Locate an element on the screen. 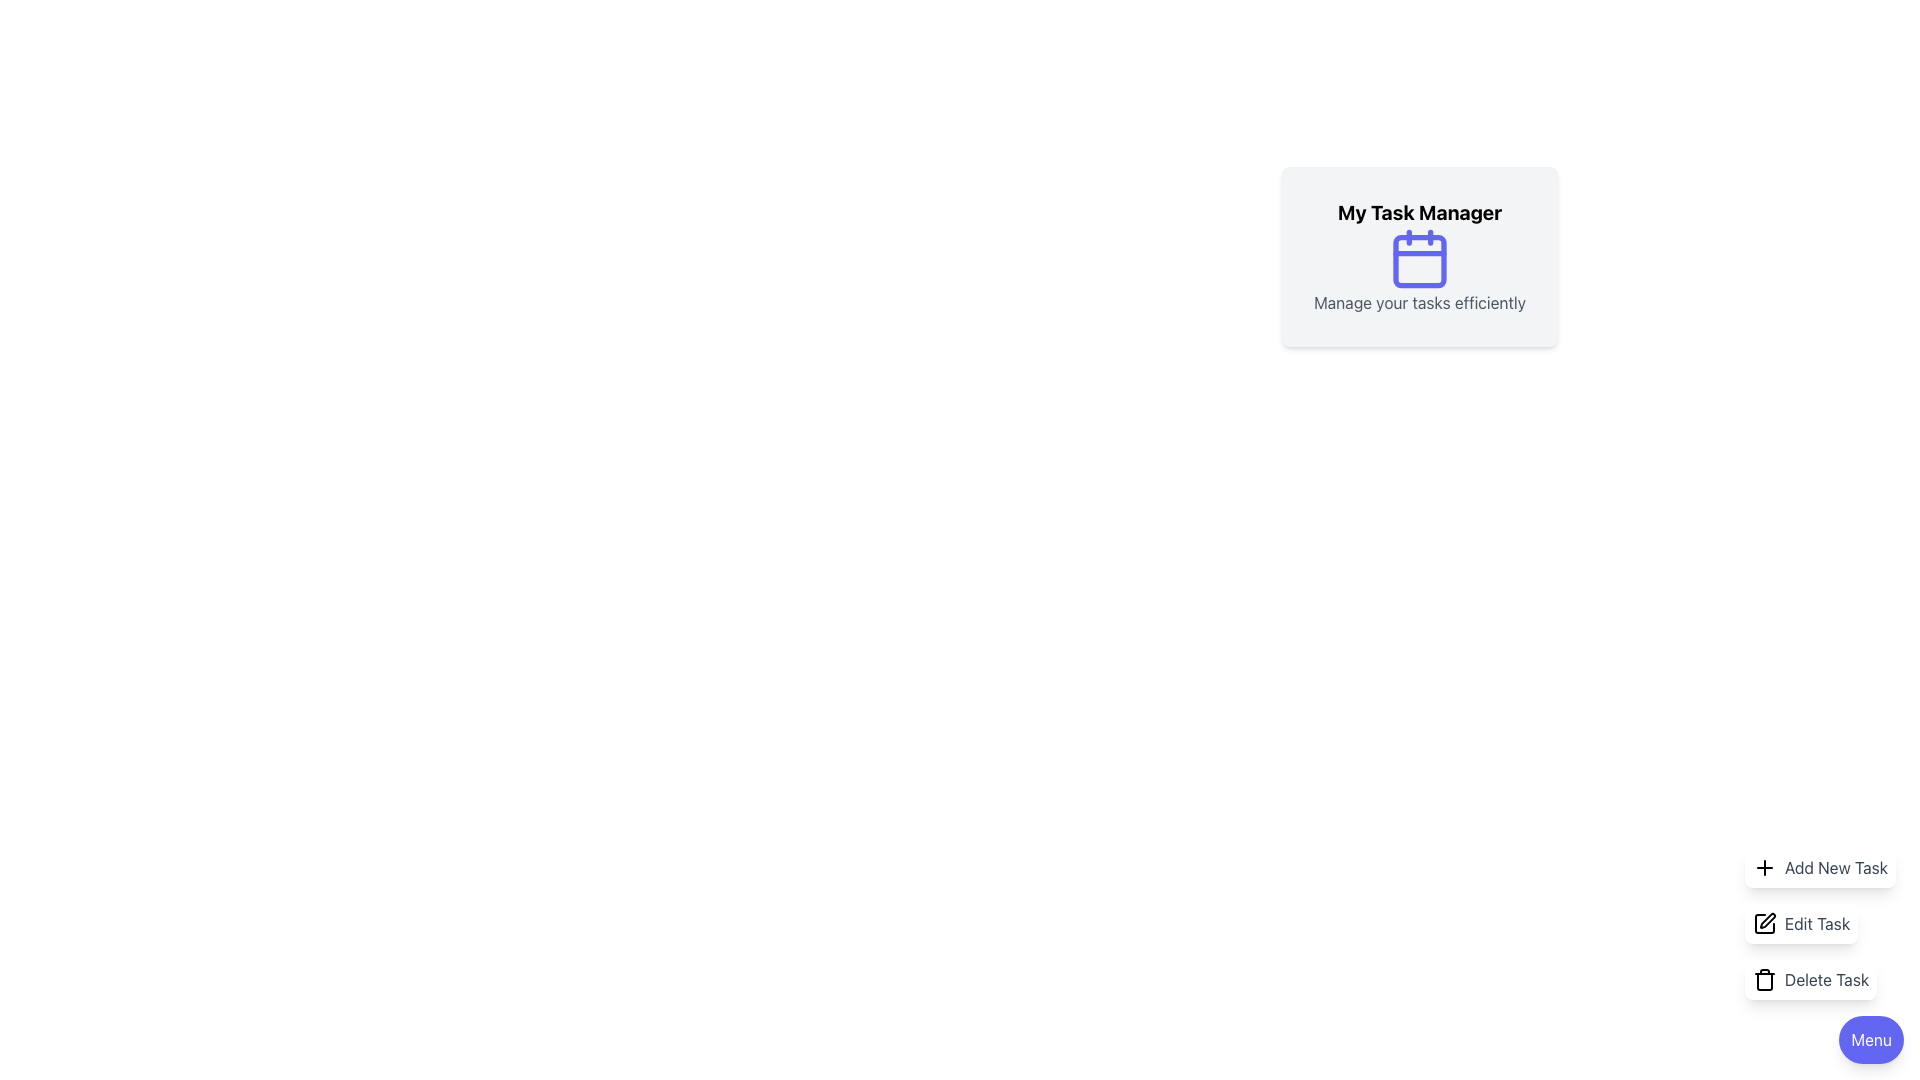 The height and width of the screenshot is (1080, 1920). the descriptive subtitle text label located at the bottom of the 'My Task Manager' card, beneath the calendar icon is located at coordinates (1419, 303).